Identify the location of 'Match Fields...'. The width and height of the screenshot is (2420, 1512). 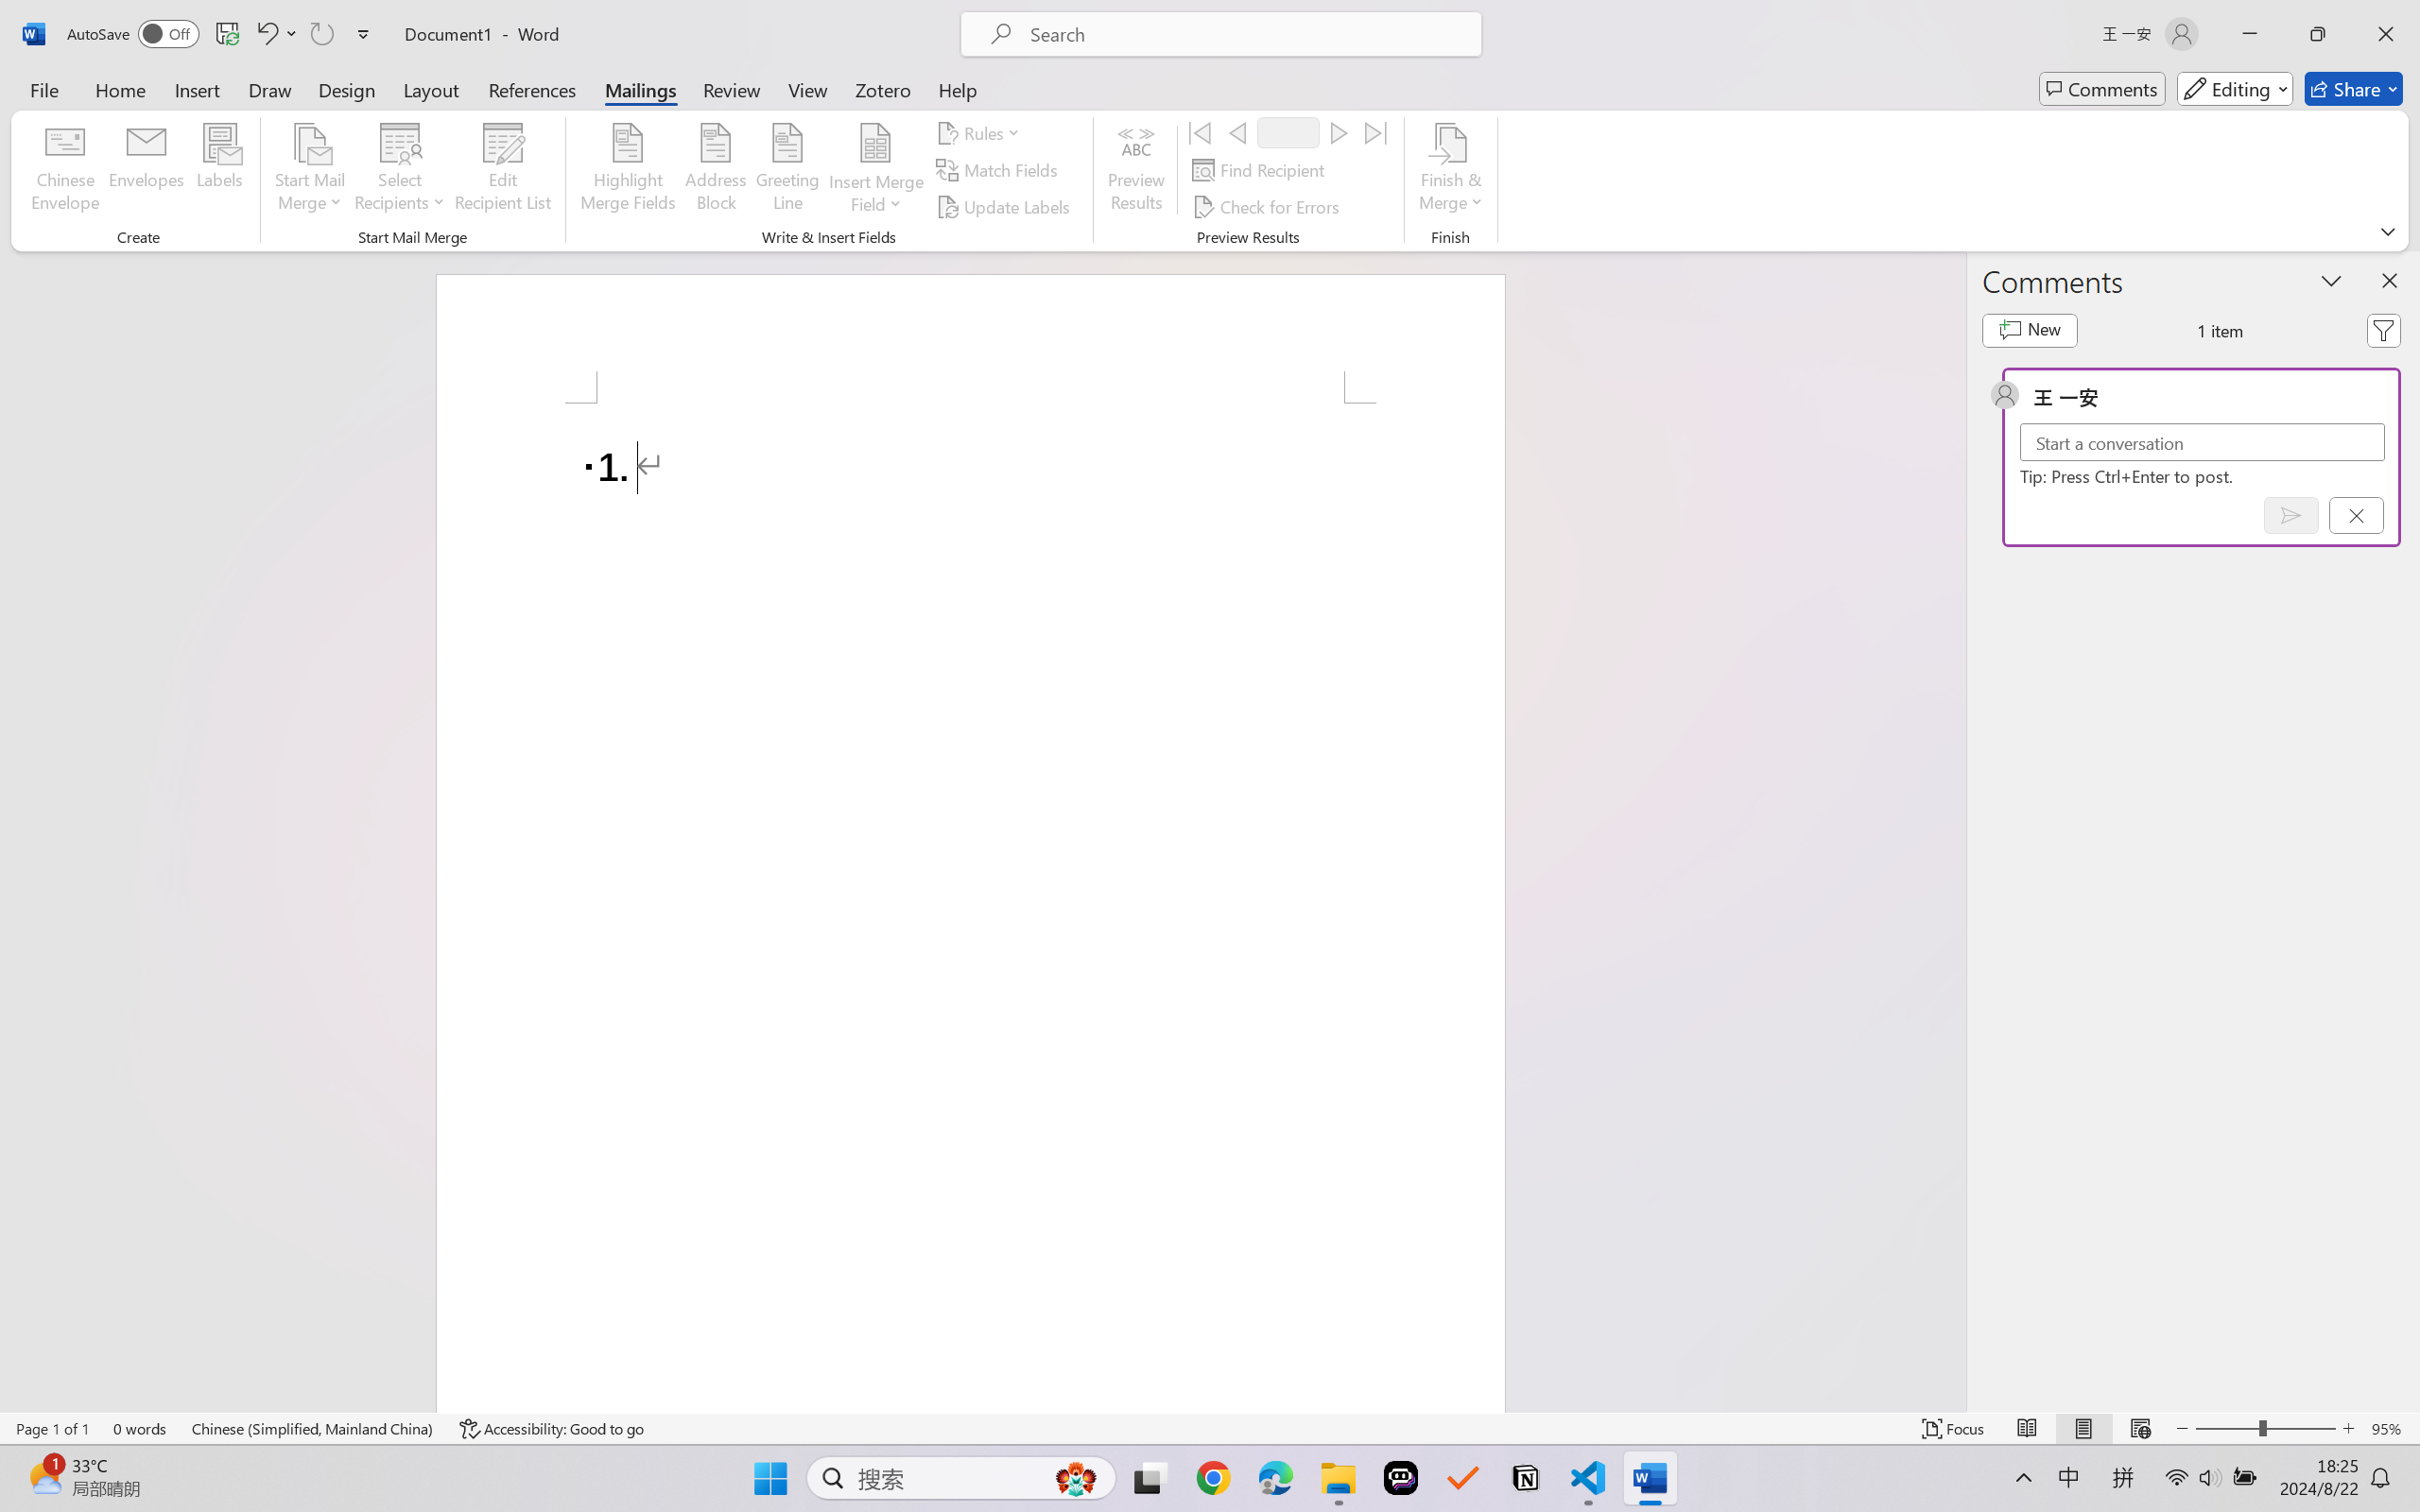
(998, 170).